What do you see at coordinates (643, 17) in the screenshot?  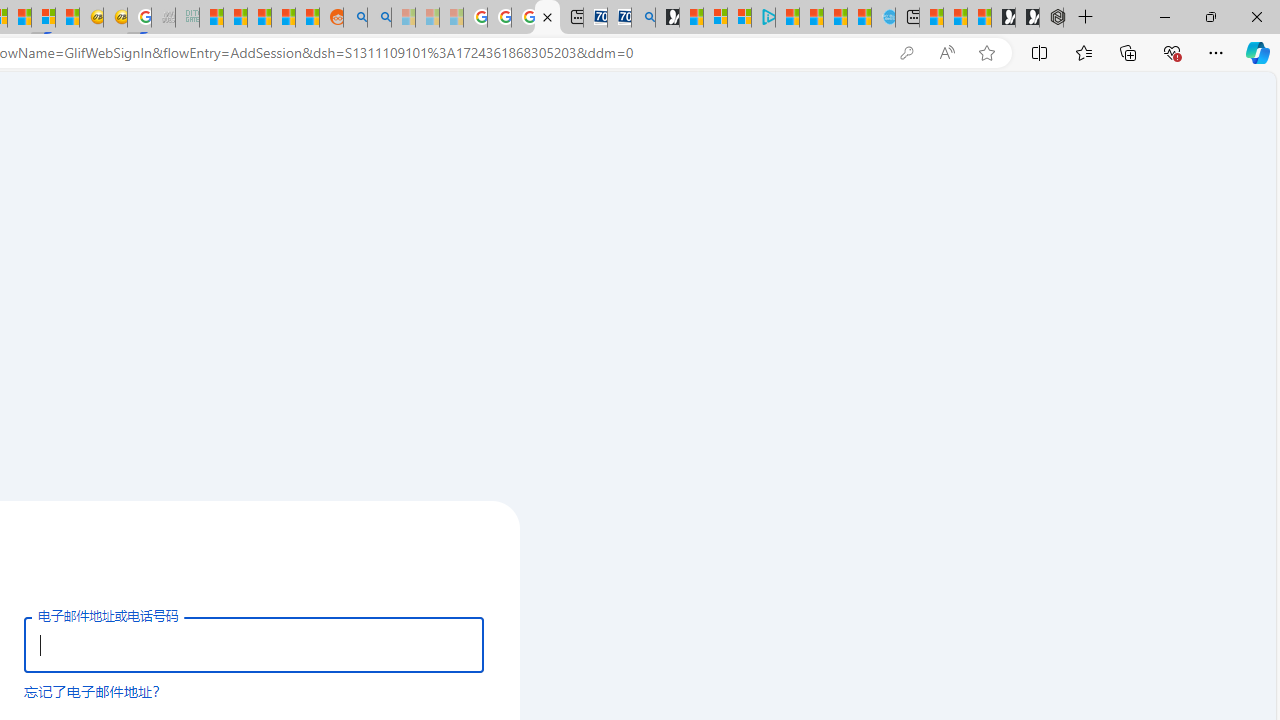 I see `'Bing Real Estate - Home sales and rental listings'` at bounding box center [643, 17].